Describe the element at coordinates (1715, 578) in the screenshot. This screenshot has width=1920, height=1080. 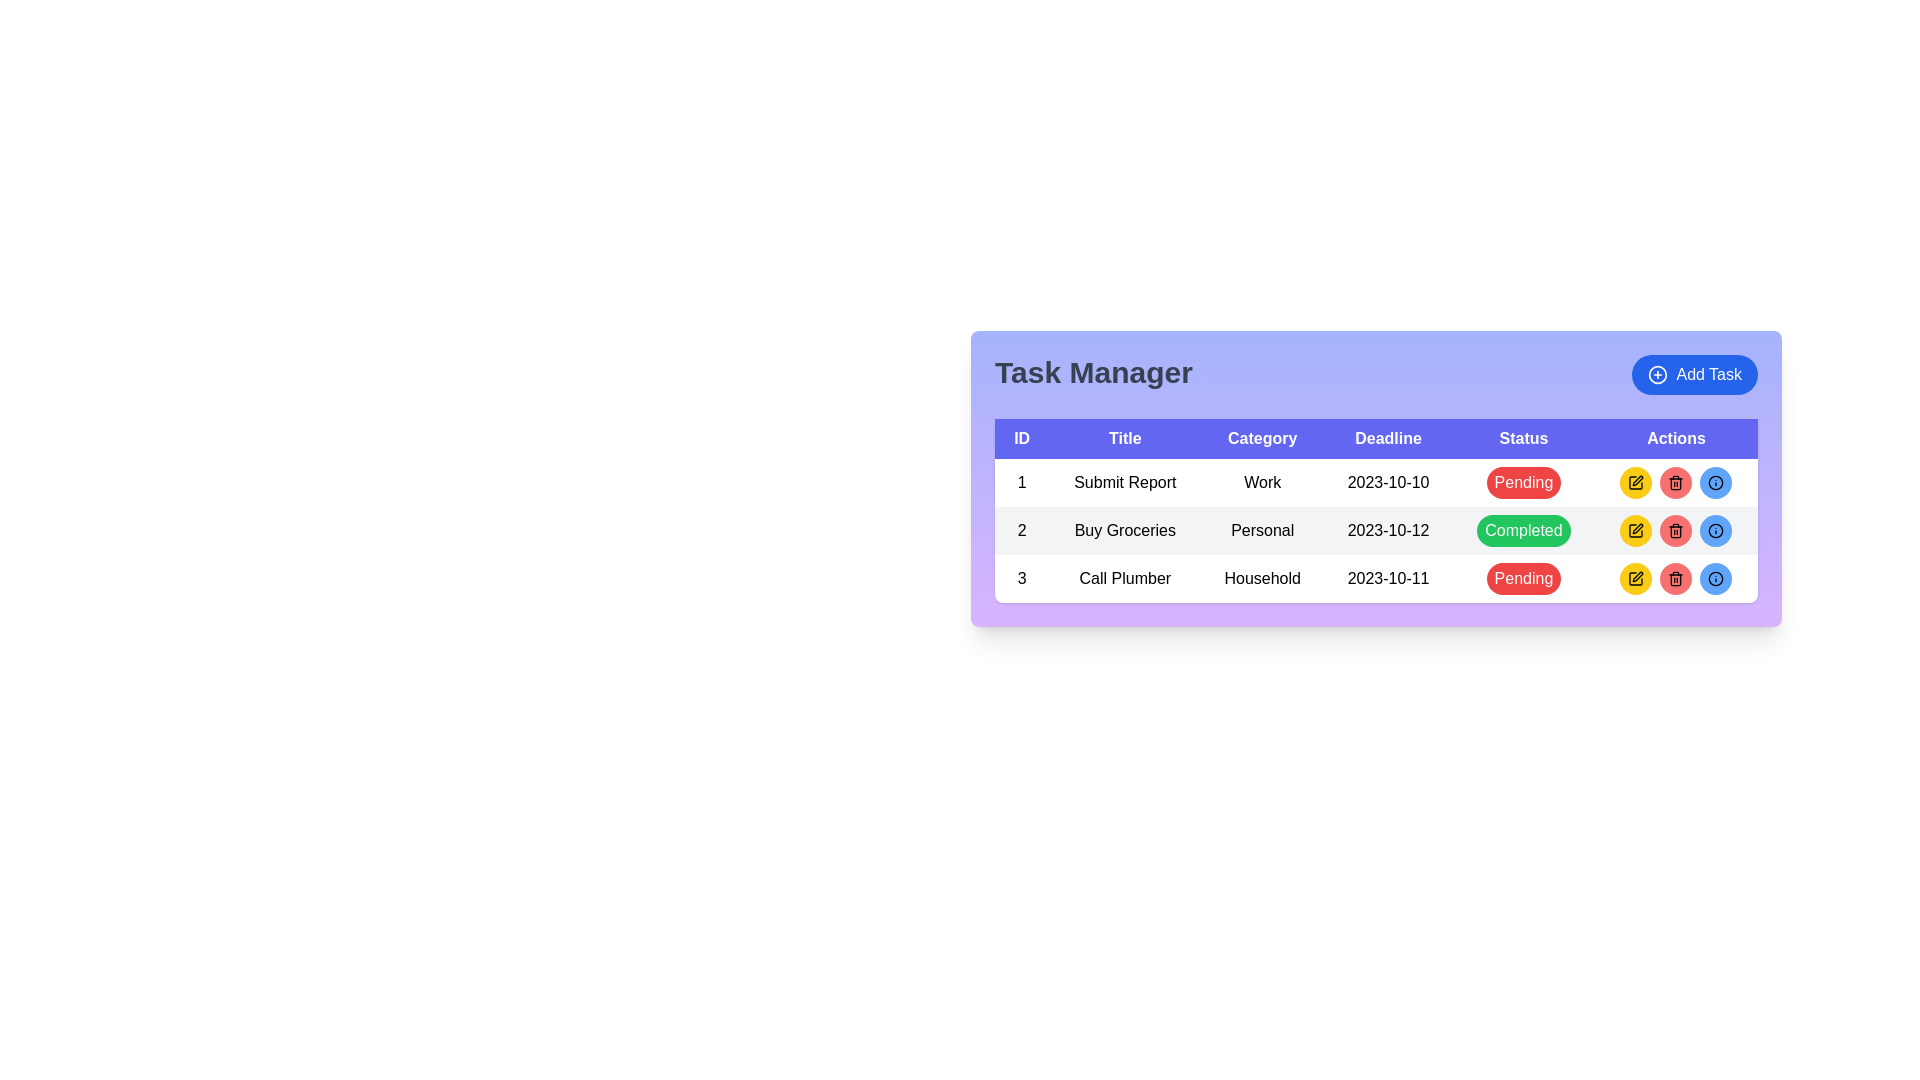
I see `the circular information icon located in the third row under the 'Actions' column of the table` at that location.